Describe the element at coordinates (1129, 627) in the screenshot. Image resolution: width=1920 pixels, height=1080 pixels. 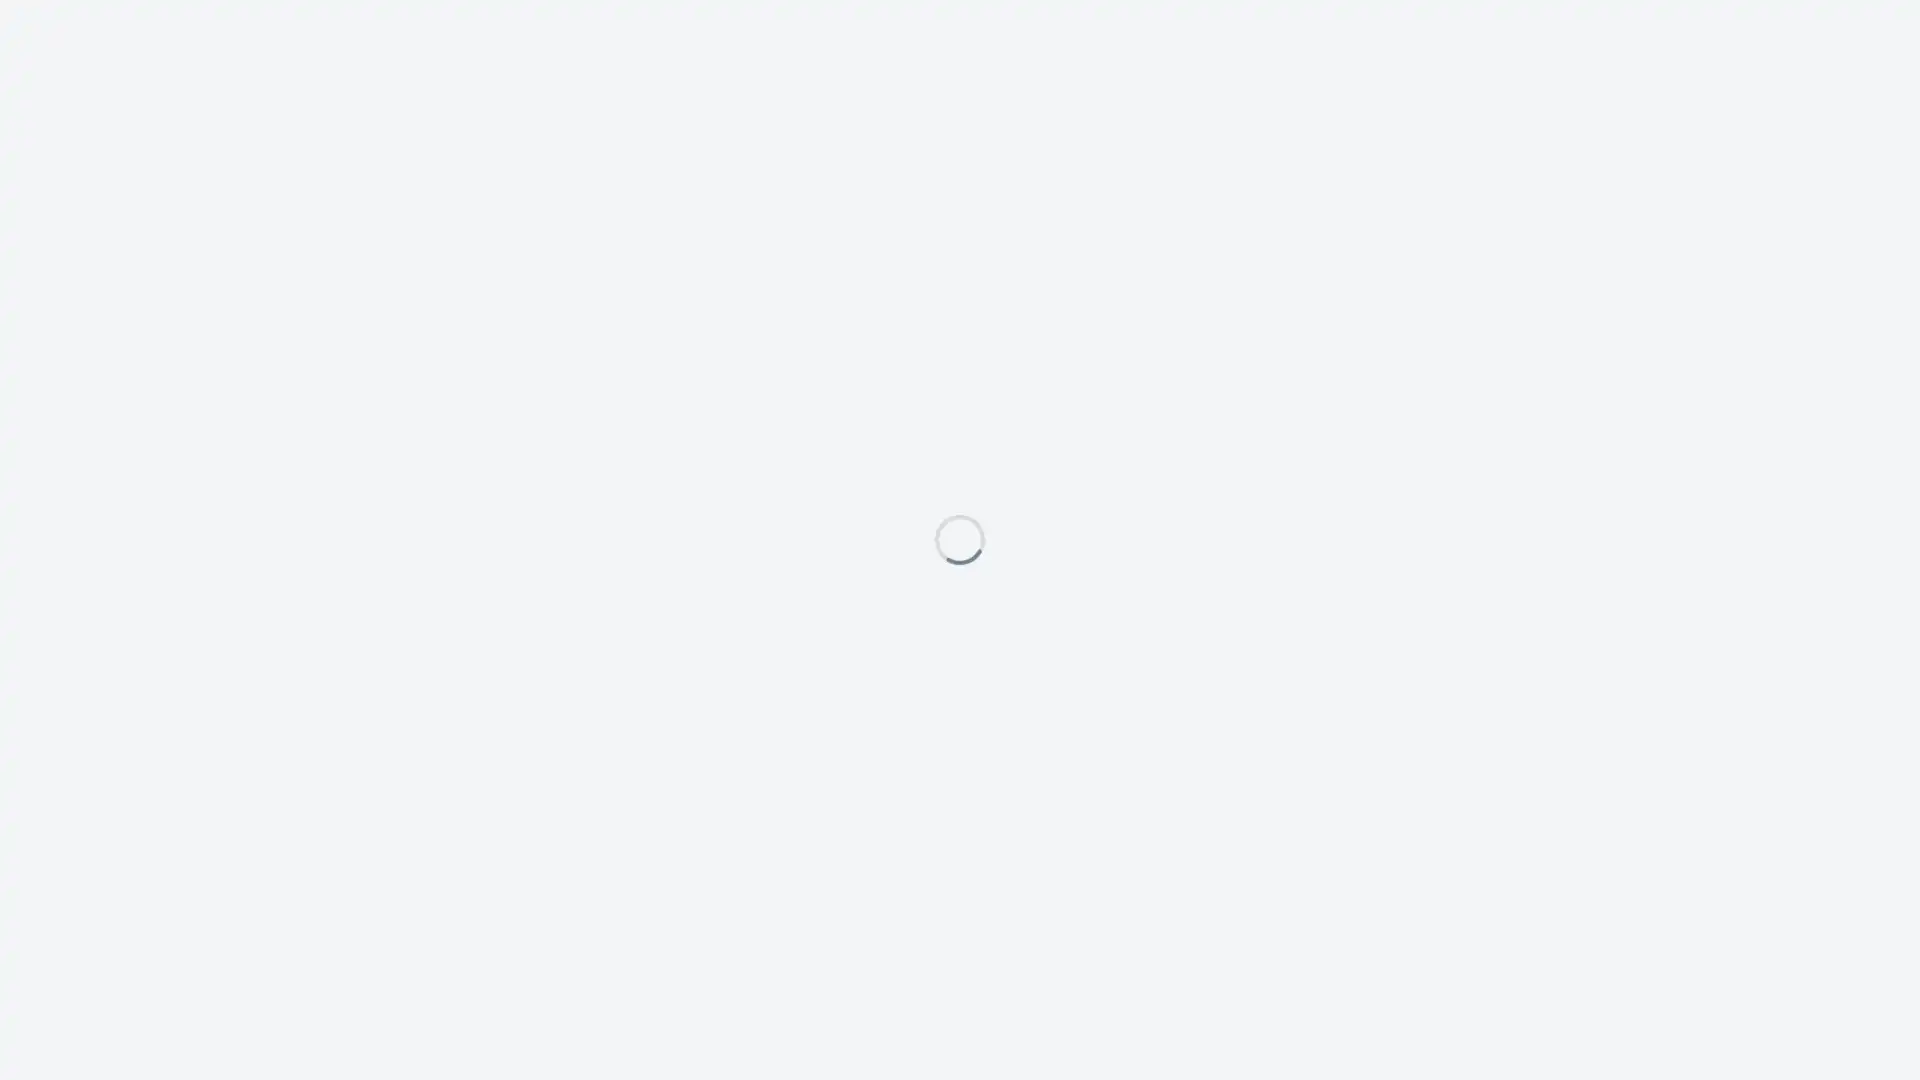
I see `Continue` at that location.